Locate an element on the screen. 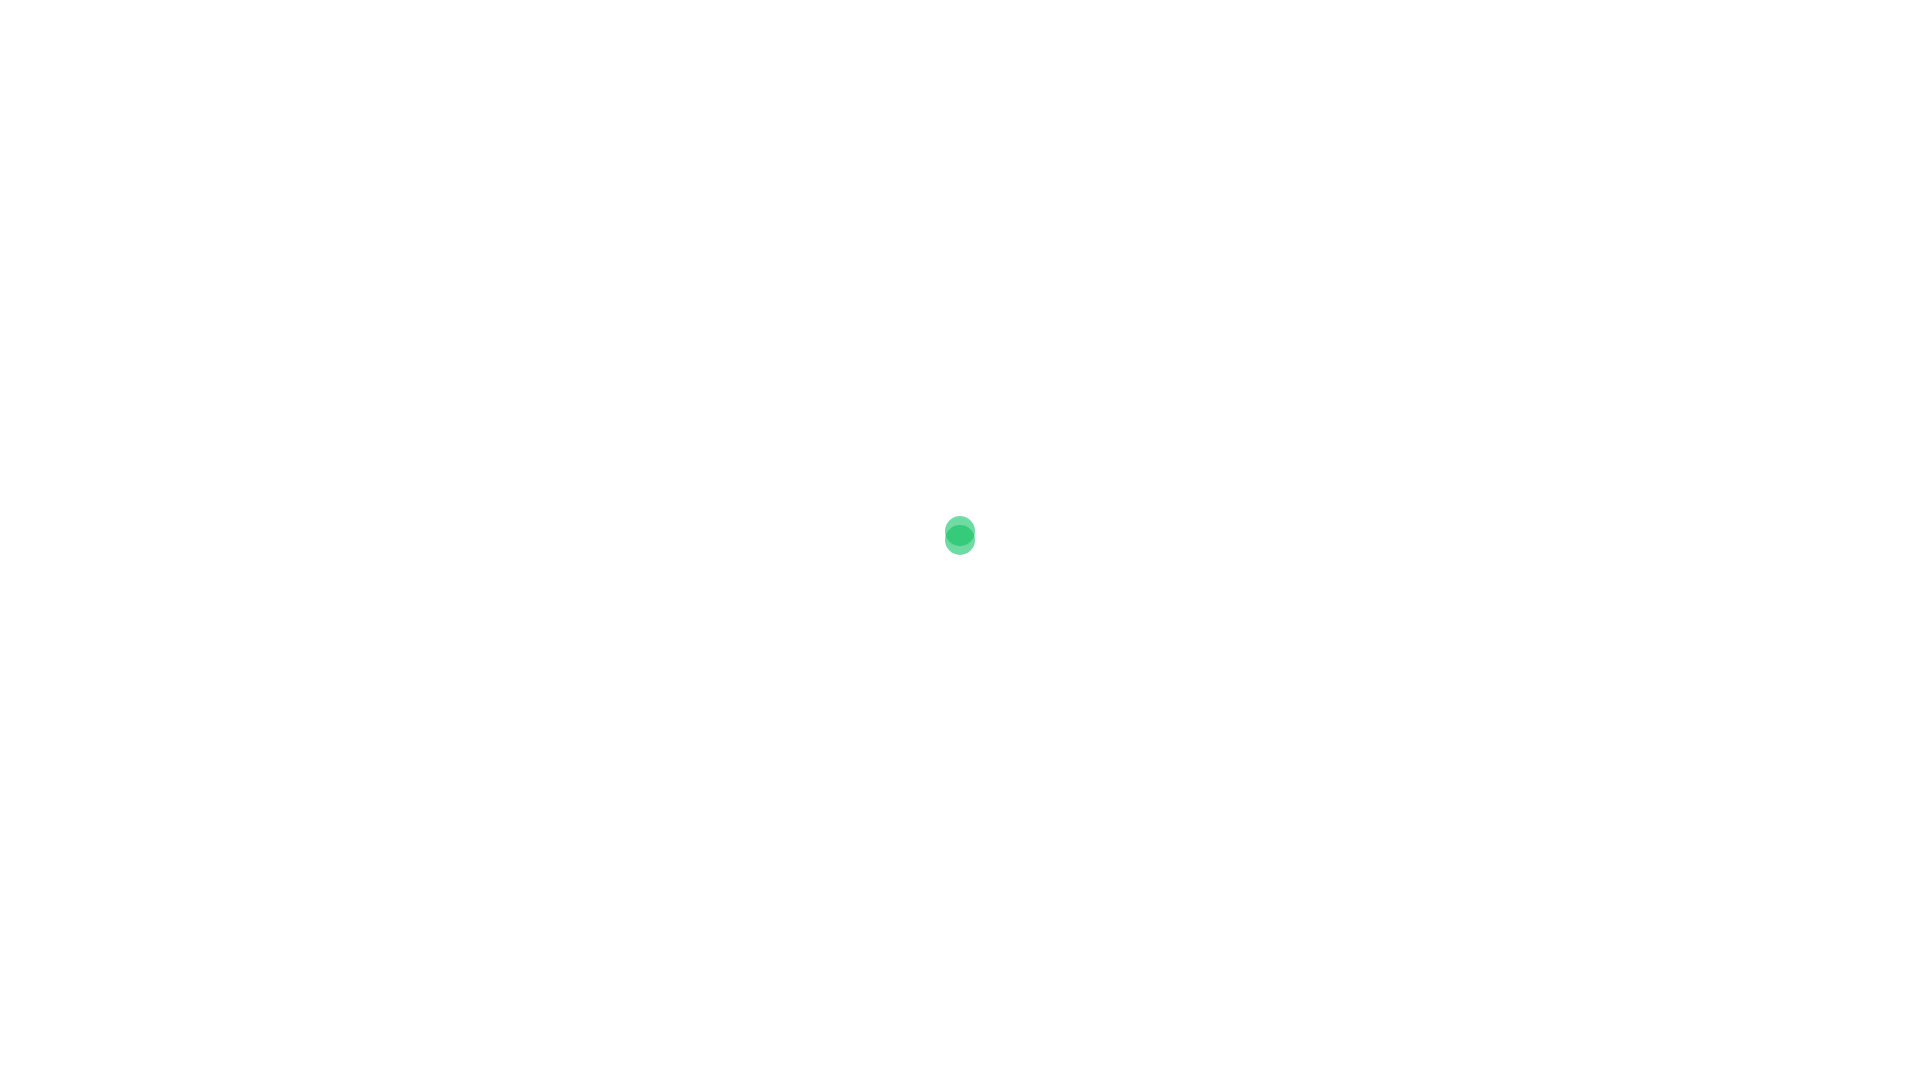 The height and width of the screenshot is (1080, 1920). 'Daad voor ons Klimaat' is located at coordinates (514, 34).